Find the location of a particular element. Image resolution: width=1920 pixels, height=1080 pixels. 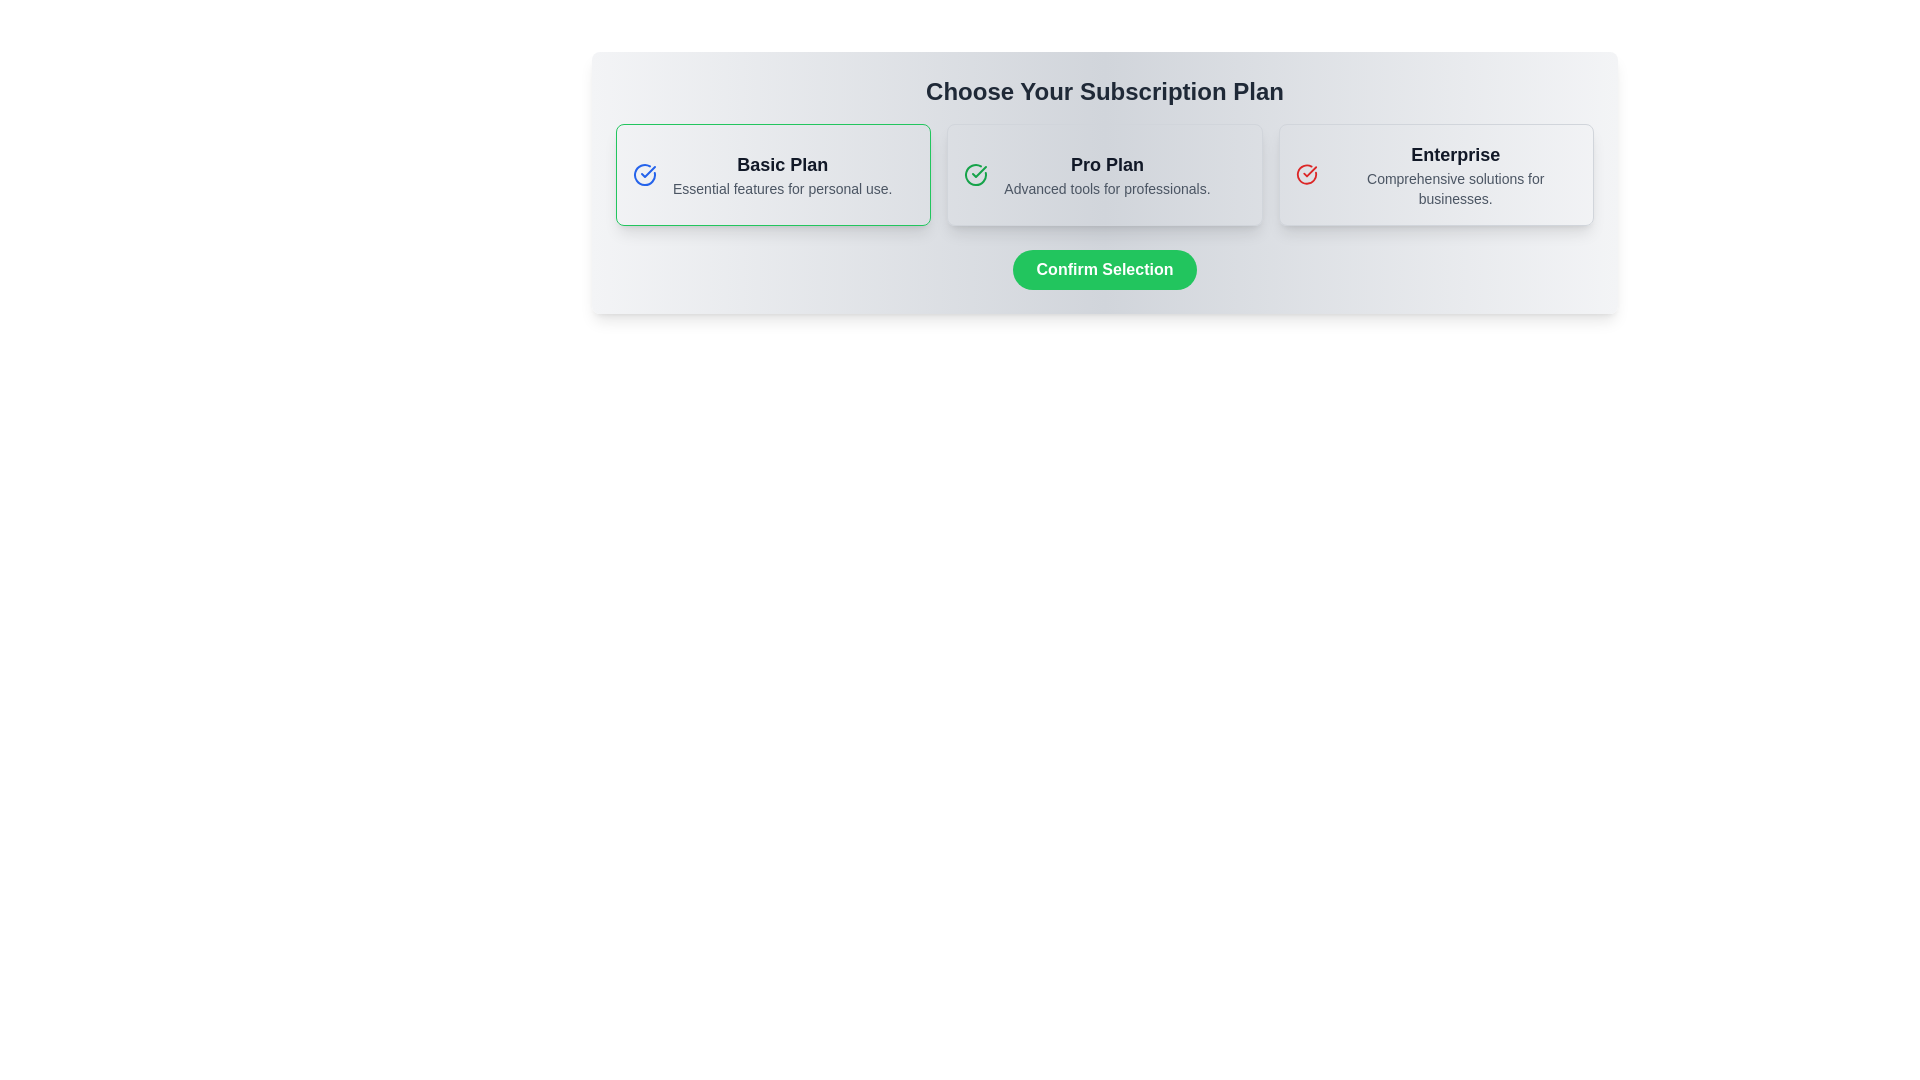

the checkmark icon in the 'Basic Plan' subscription card, which is styled with a blue stroke color and is part of an SVG graphic is located at coordinates (648, 171).